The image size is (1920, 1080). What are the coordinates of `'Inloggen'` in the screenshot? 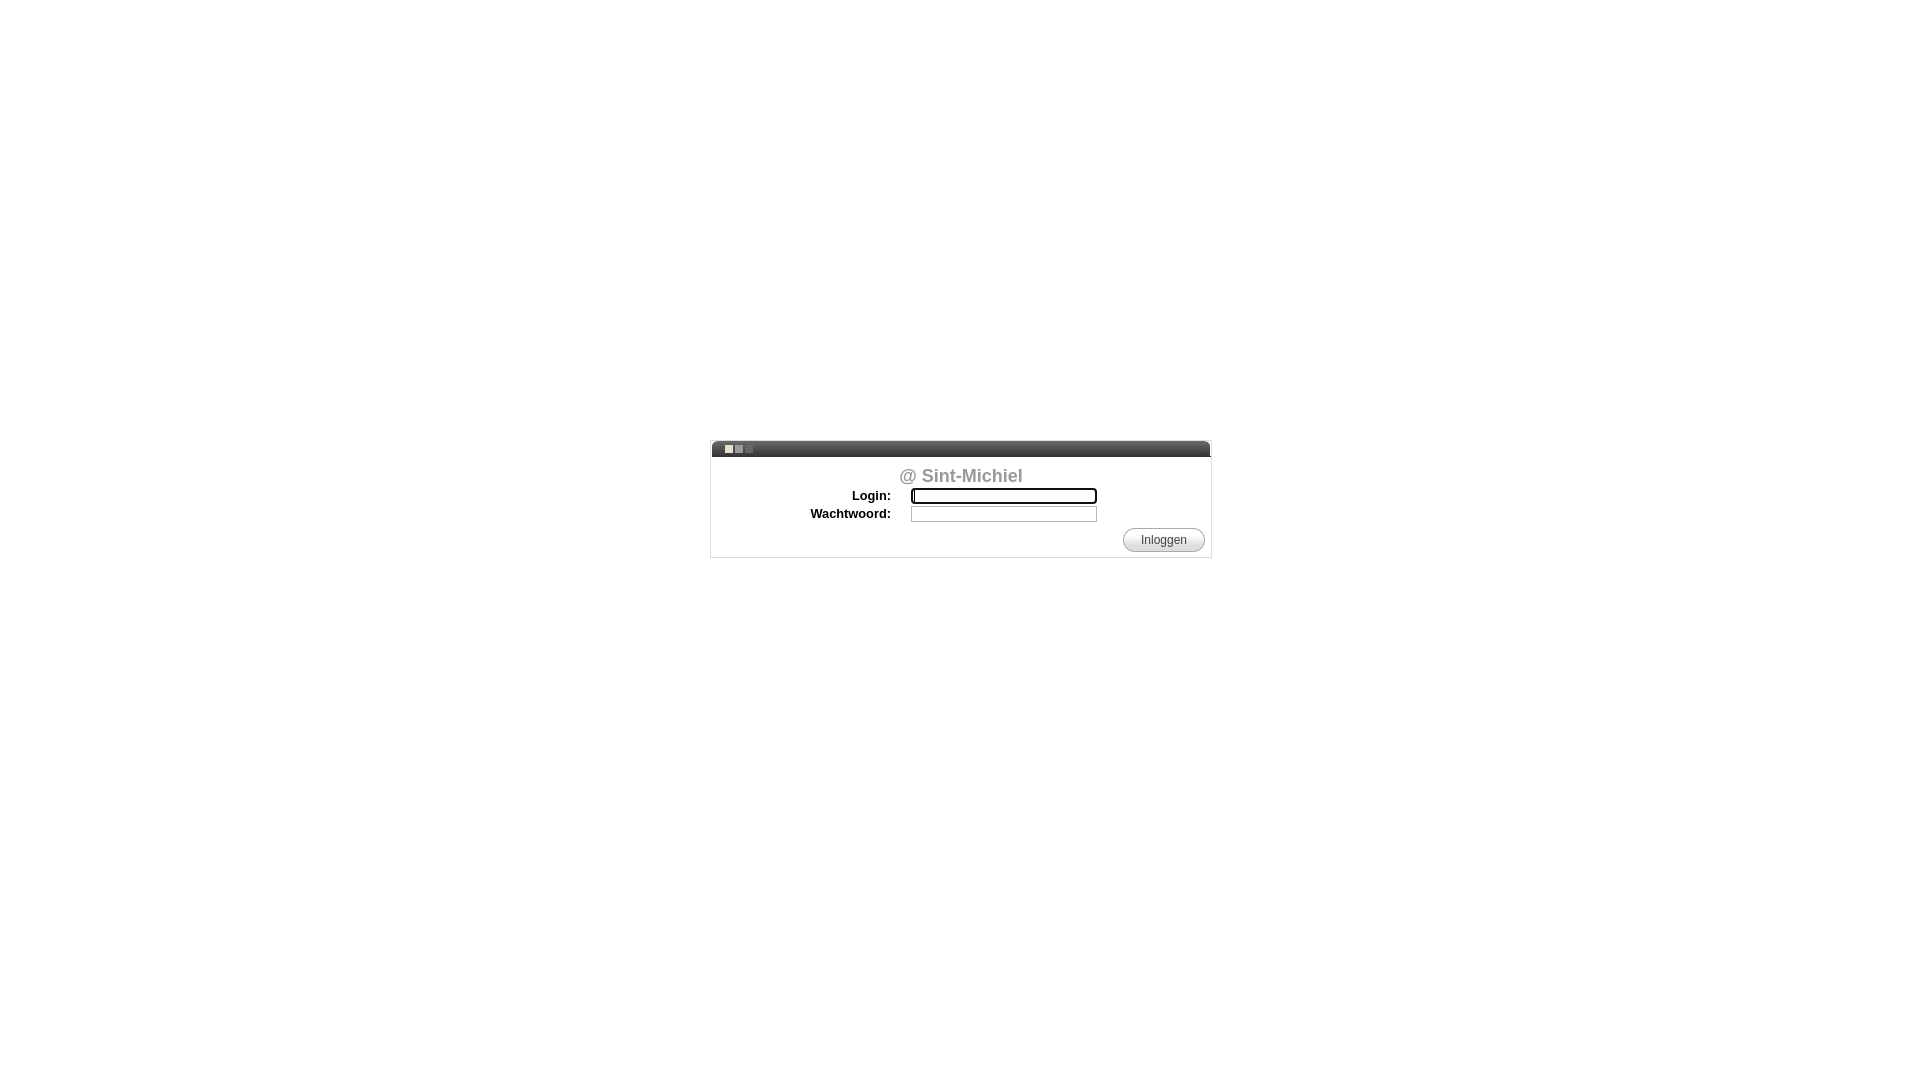 It's located at (1163, 540).